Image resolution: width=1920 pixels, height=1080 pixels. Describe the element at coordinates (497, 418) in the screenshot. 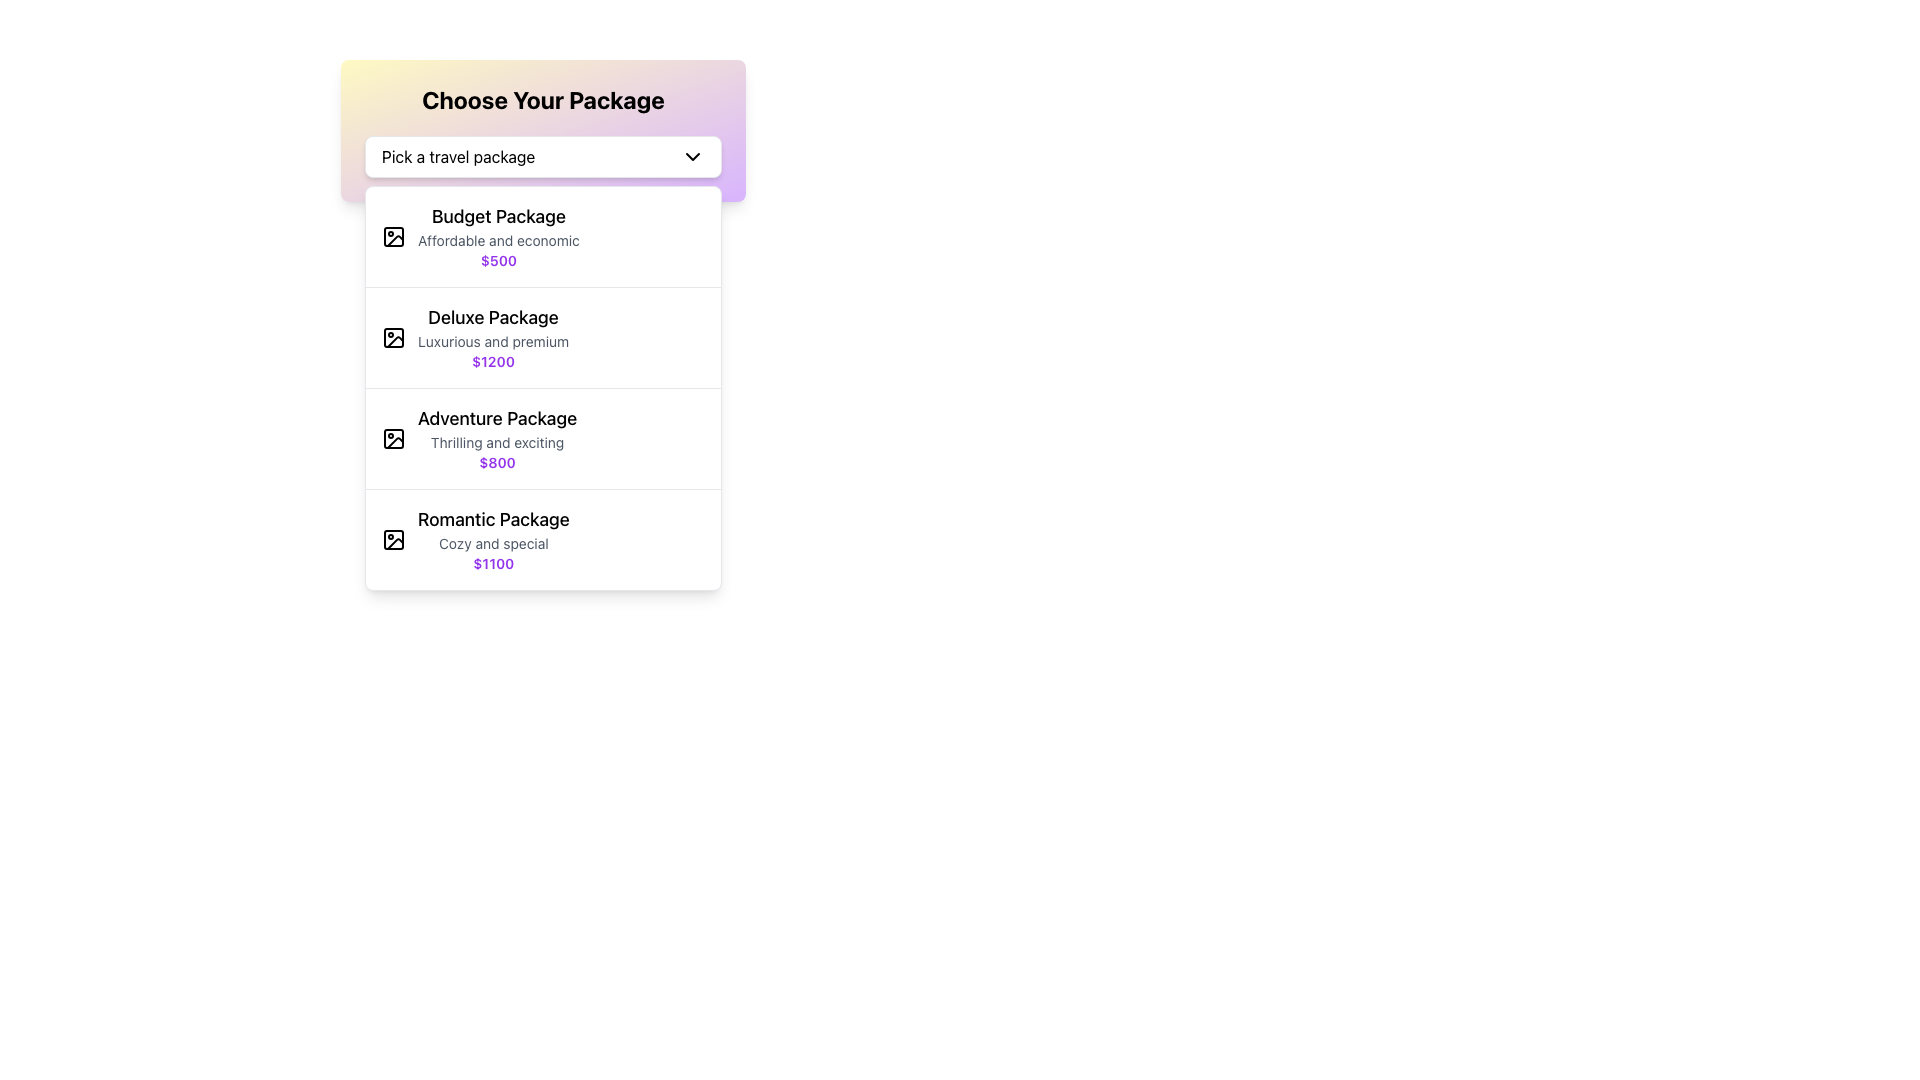

I see `text label that says 'Adventure Package', which is styled in bold and slightly larger font, positioned at the top of the list item for the Adventure Package` at that location.